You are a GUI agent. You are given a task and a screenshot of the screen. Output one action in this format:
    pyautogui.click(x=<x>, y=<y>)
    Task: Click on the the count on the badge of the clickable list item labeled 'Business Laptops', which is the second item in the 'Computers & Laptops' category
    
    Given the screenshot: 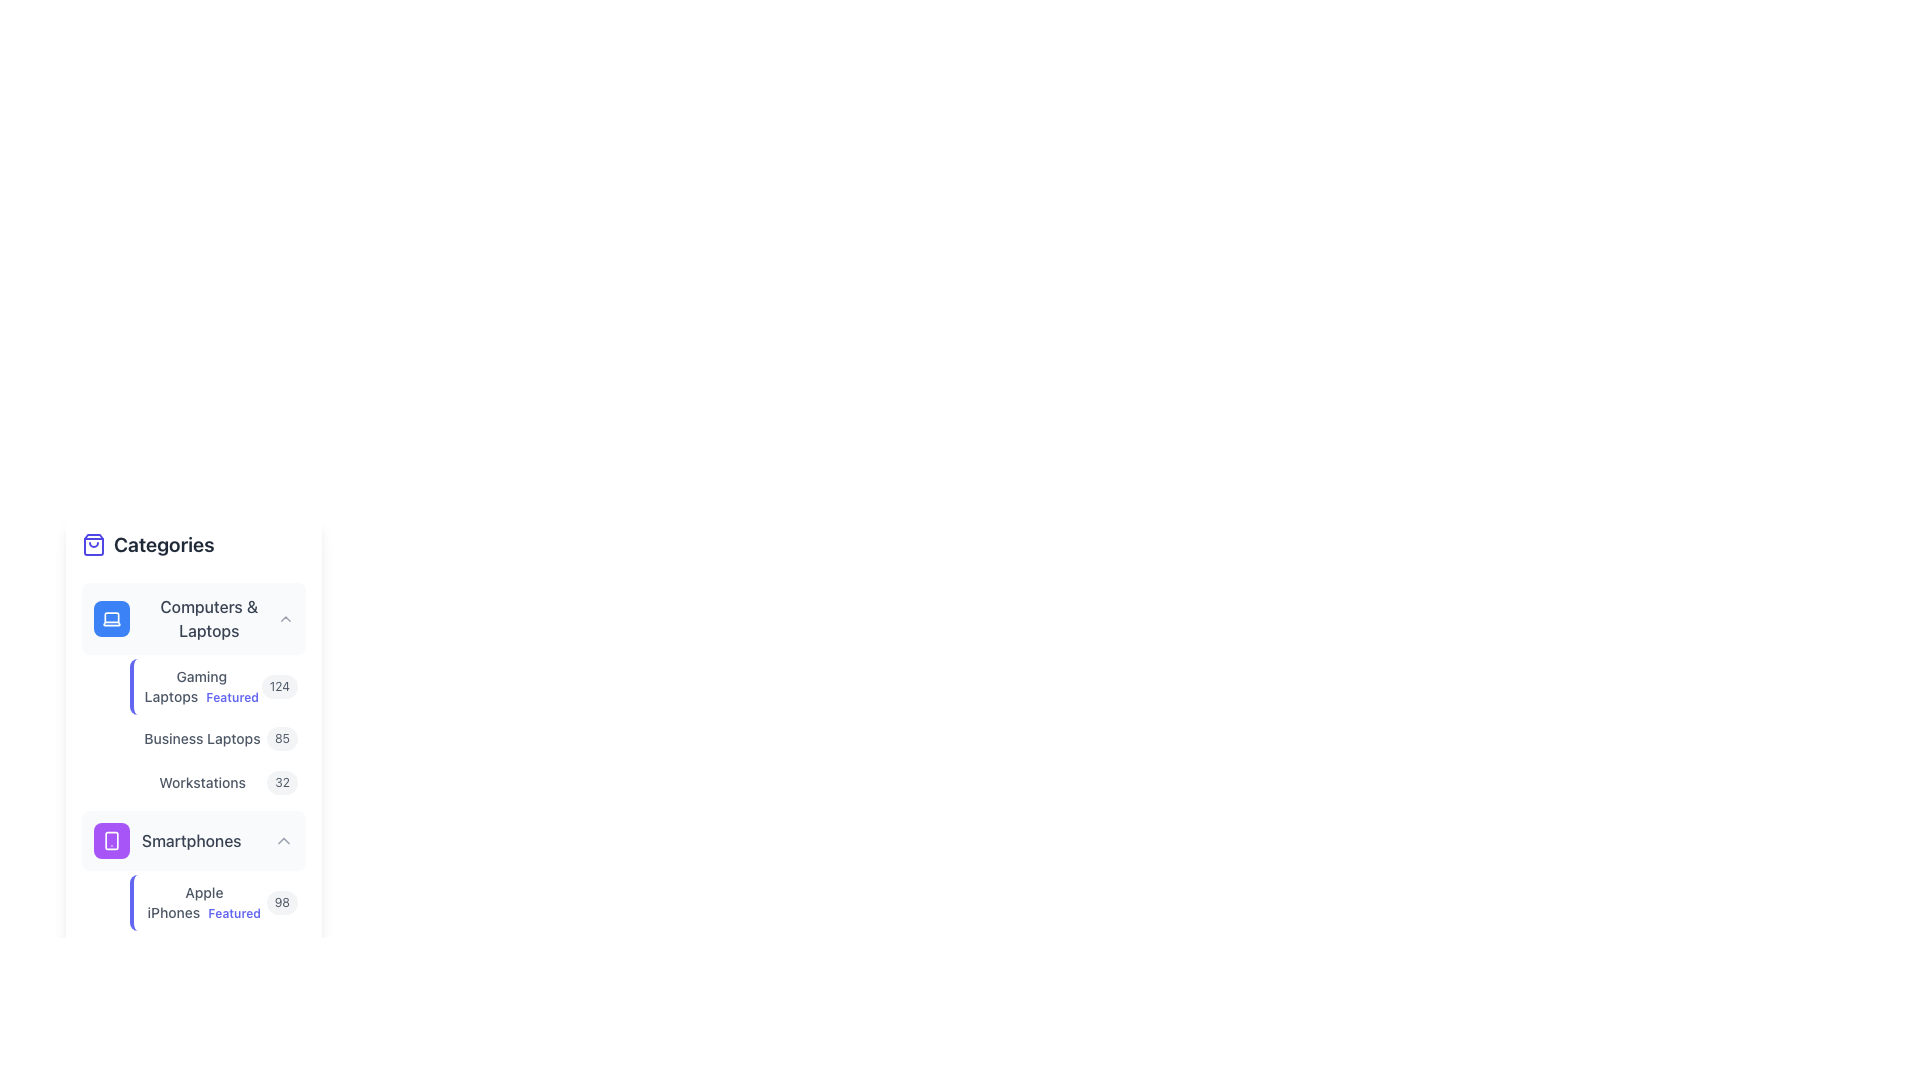 What is the action you would take?
    pyautogui.click(x=217, y=739)
    